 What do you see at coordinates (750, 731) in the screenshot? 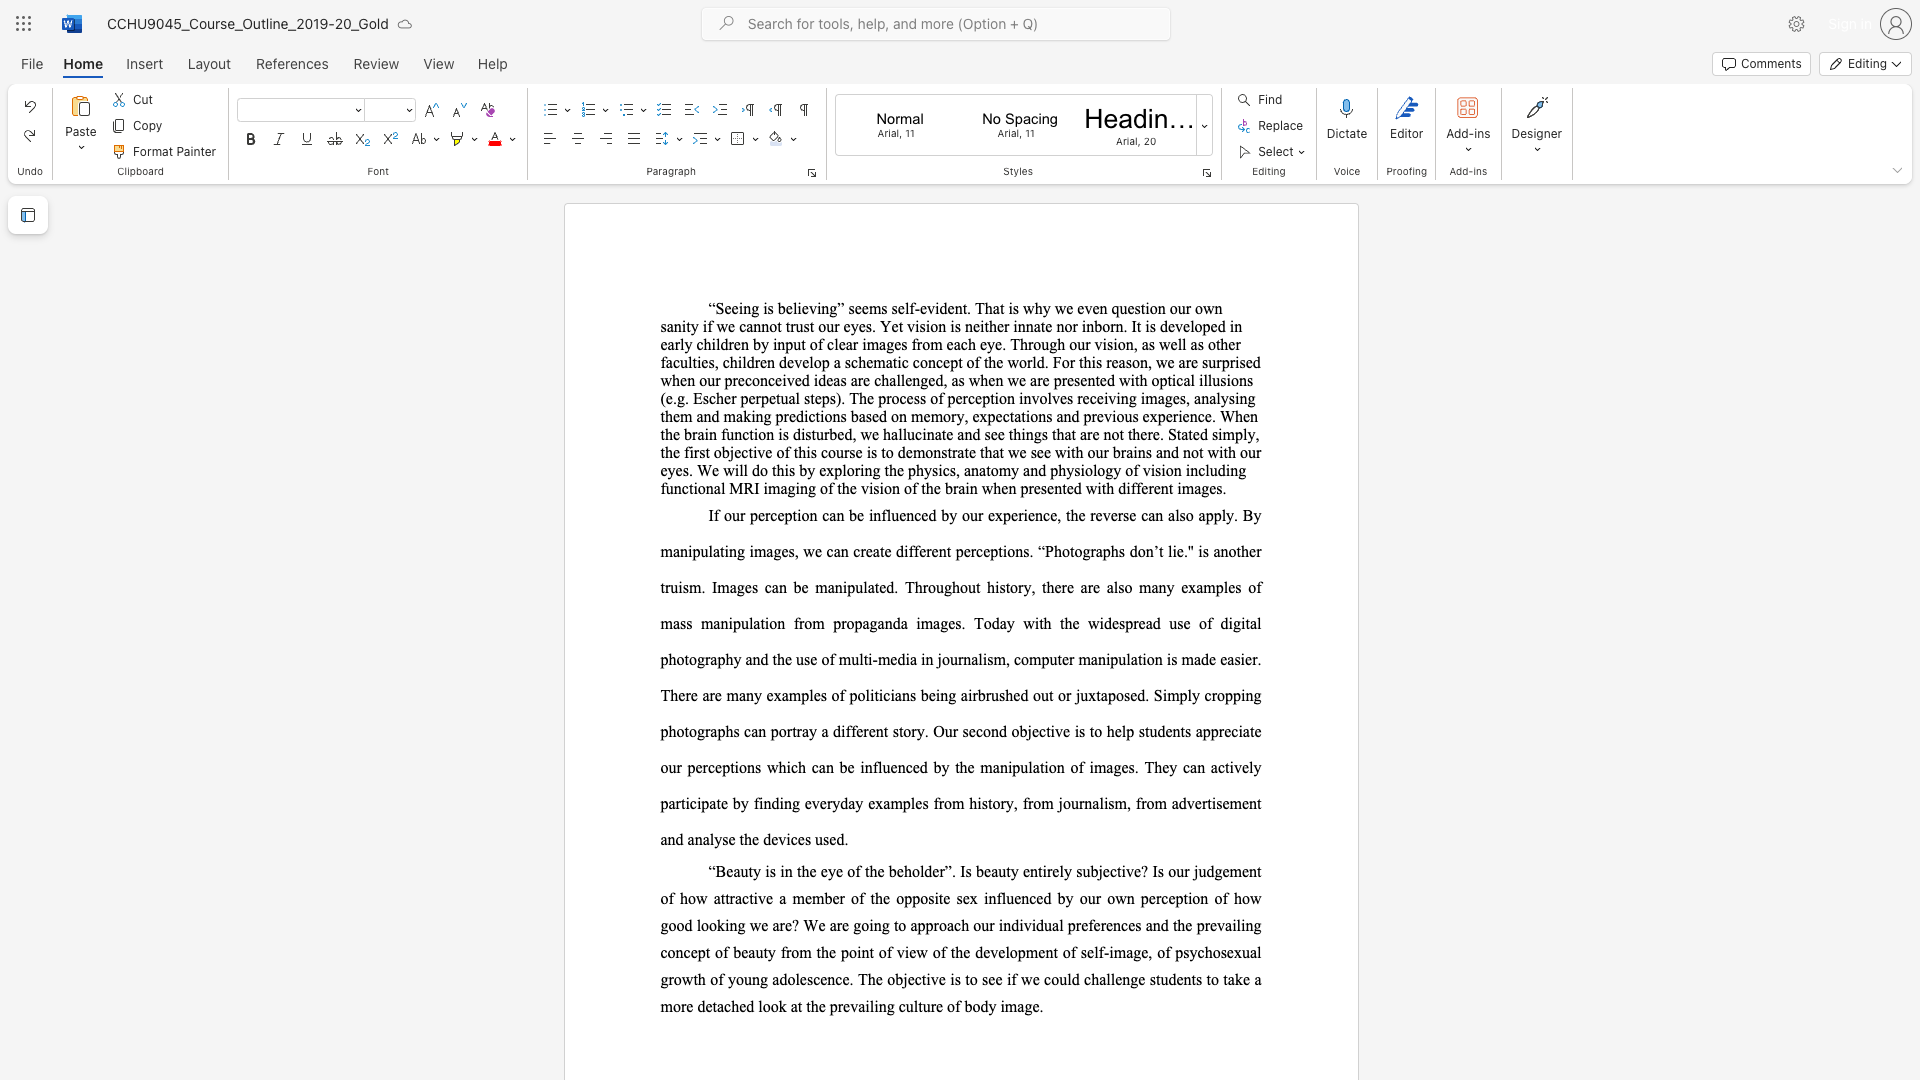
I see `the subset text "an portray a different story. Our second objective is to help students appreciate our perceptions which can be influenced by the manipulation of images. They can actively participate by finding everyday examples from history, from journalism, from" within the text "osed. Simply cropping photographs can portray a different story. Our second objective is to help students appreciate our perceptions which can be influenced by the manipulation of images. They can actively participate by finding everyday examples from history, from journalism, from advertisement and analyse the devices used."` at bounding box center [750, 731].